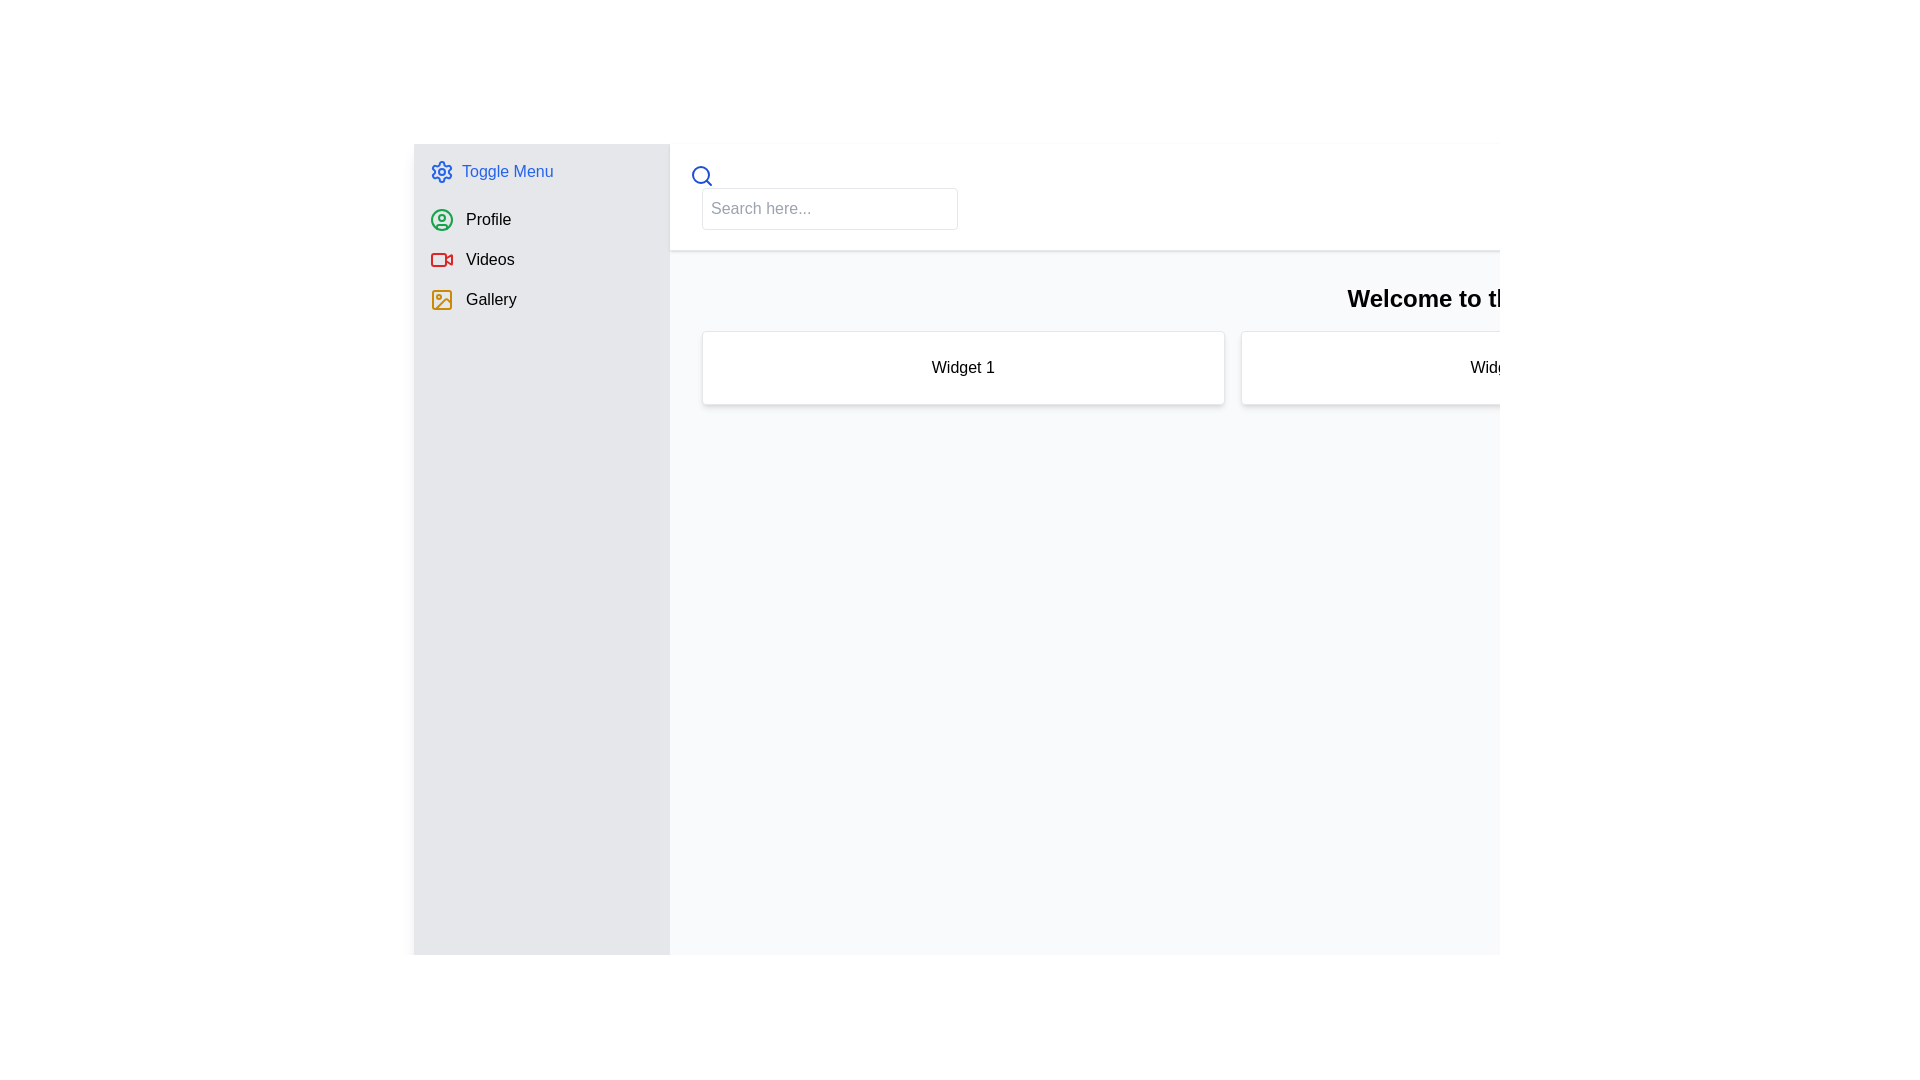  What do you see at coordinates (440, 300) in the screenshot?
I see `the yellow photographic icon with a rounded square border, located directly to the left of the 'Gallery' text in the left sidebar menu, to associate it with the labeled 'Gallery' menu item` at bounding box center [440, 300].